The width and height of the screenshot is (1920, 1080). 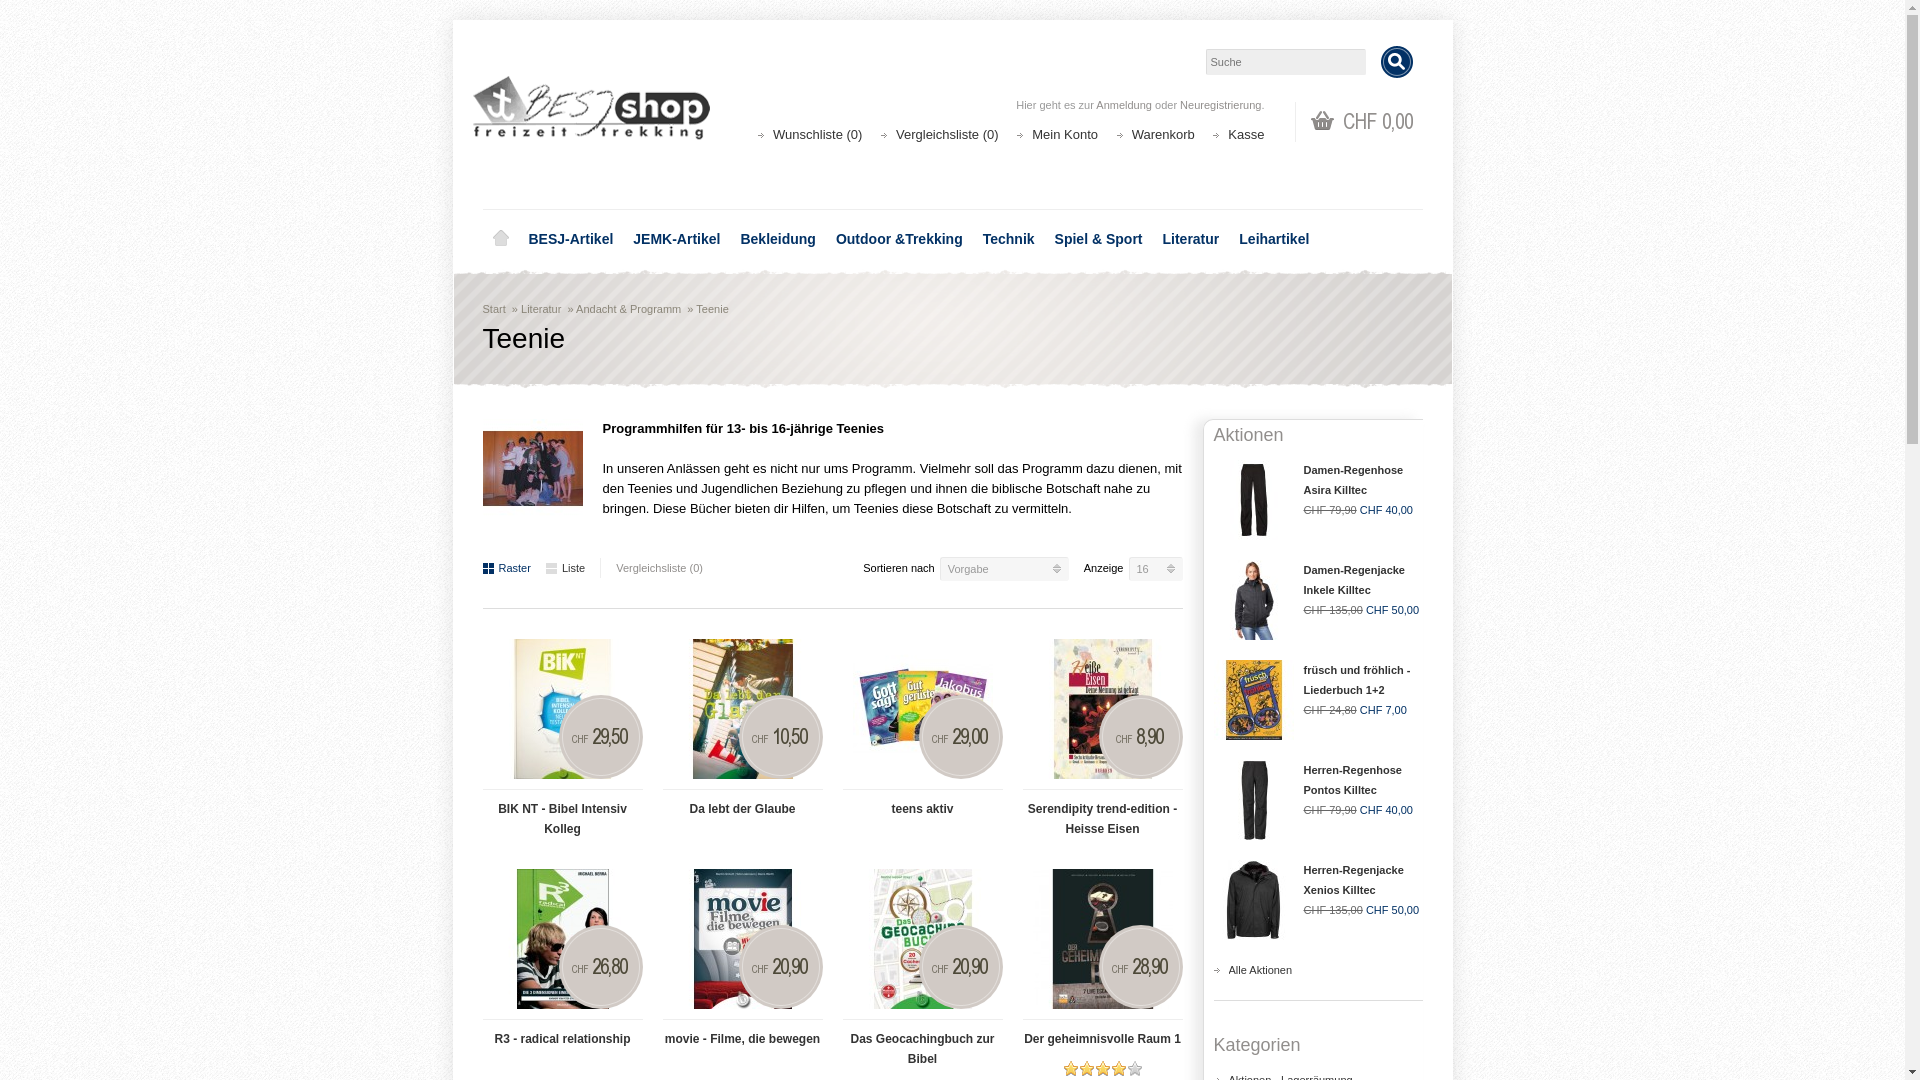 I want to click on 'Bekleidung', so click(x=776, y=238).